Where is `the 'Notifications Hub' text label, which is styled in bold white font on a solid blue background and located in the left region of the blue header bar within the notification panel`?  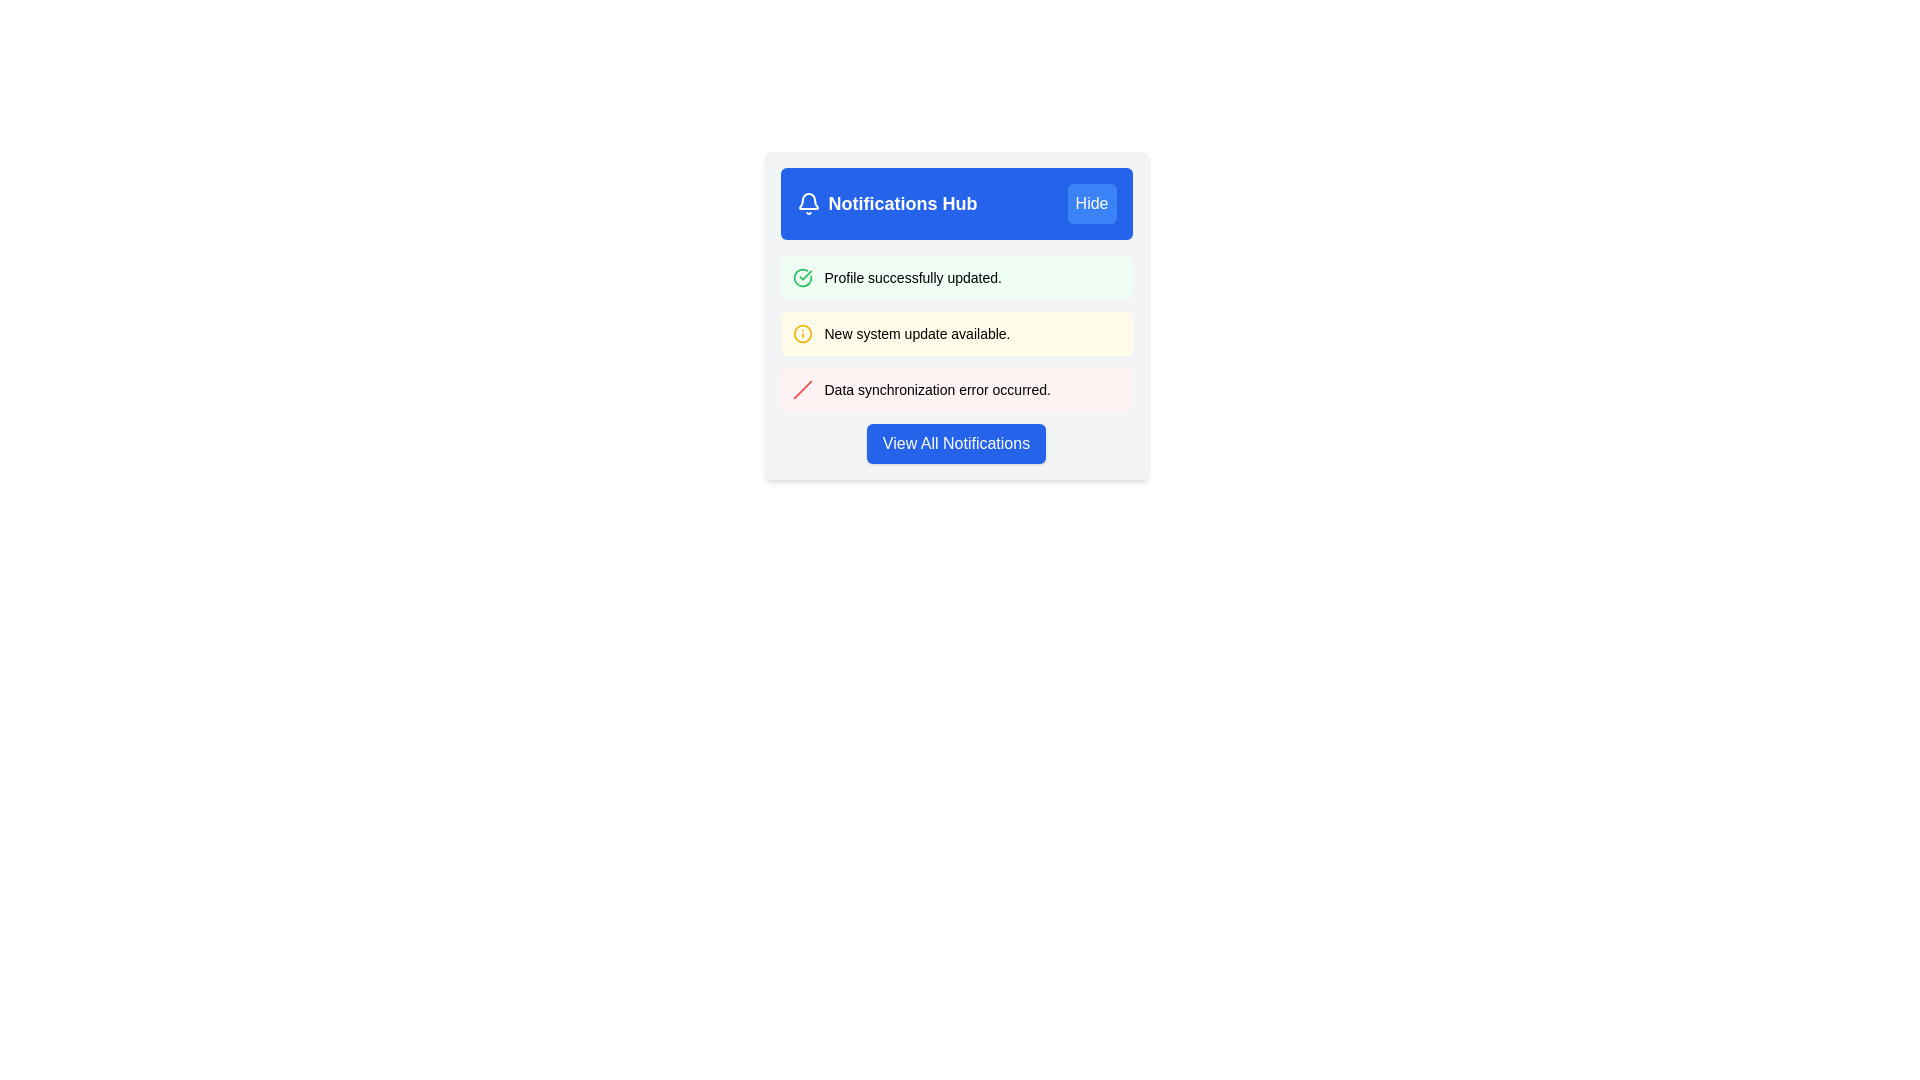 the 'Notifications Hub' text label, which is styled in bold white font on a solid blue background and located in the left region of the blue header bar within the notification panel is located at coordinates (886, 204).